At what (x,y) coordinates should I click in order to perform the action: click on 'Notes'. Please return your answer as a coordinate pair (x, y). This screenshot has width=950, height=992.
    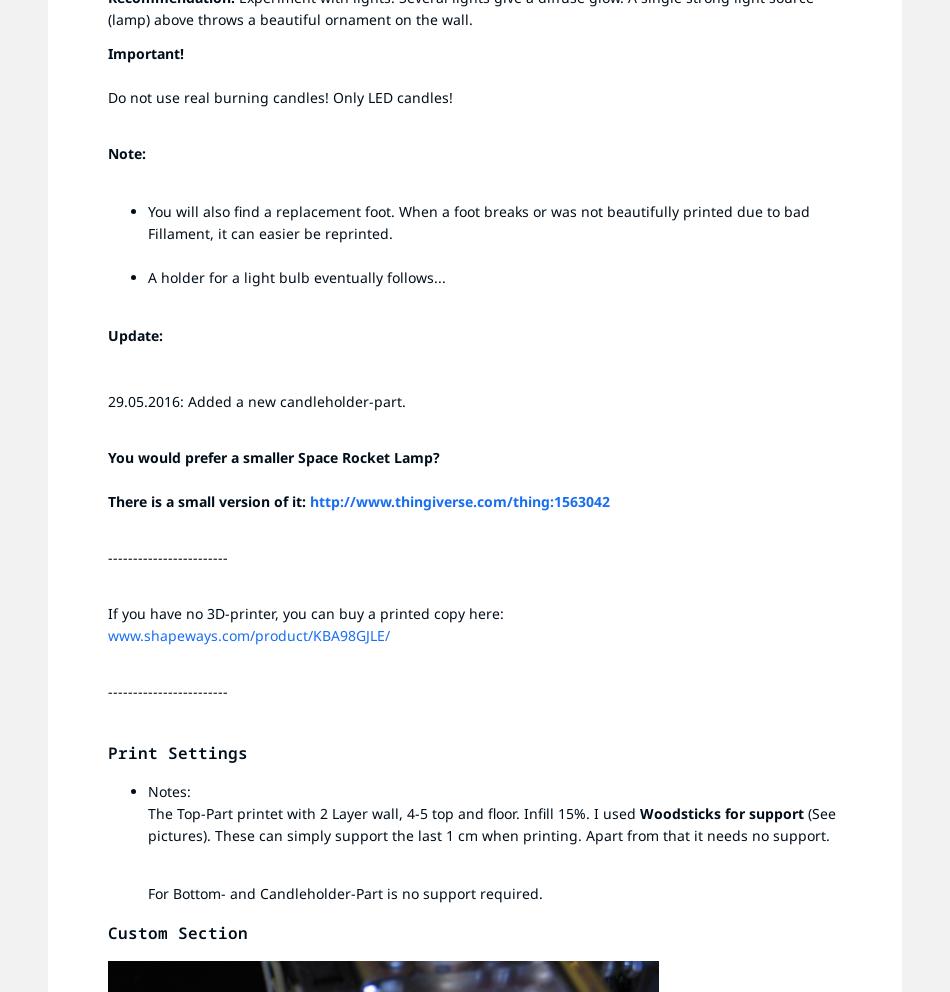
    Looking at the image, I should click on (167, 791).